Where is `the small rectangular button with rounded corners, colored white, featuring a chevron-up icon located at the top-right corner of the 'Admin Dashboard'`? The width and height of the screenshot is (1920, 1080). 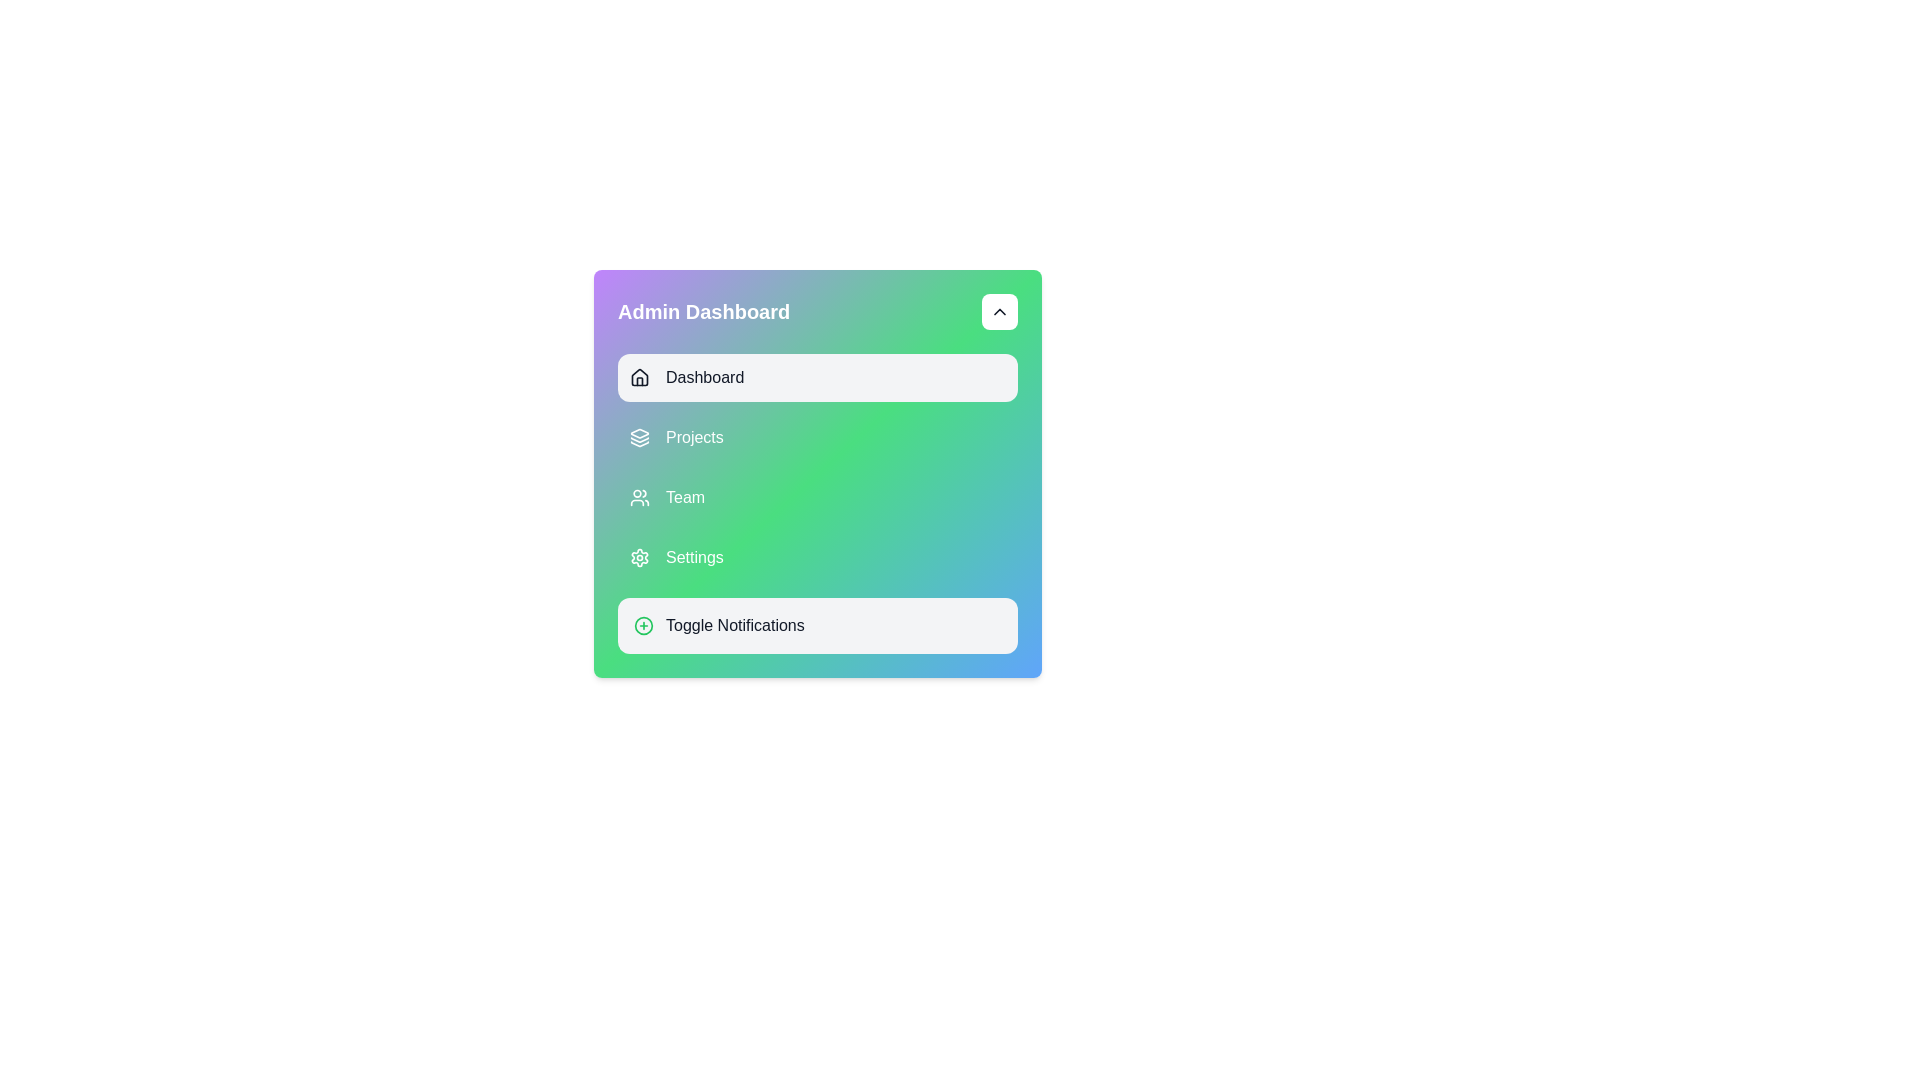 the small rectangular button with rounded corners, colored white, featuring a chevron-up icon located at the top-right corner of the 'Admin Dashboard' is located at coordinates (999, 312).